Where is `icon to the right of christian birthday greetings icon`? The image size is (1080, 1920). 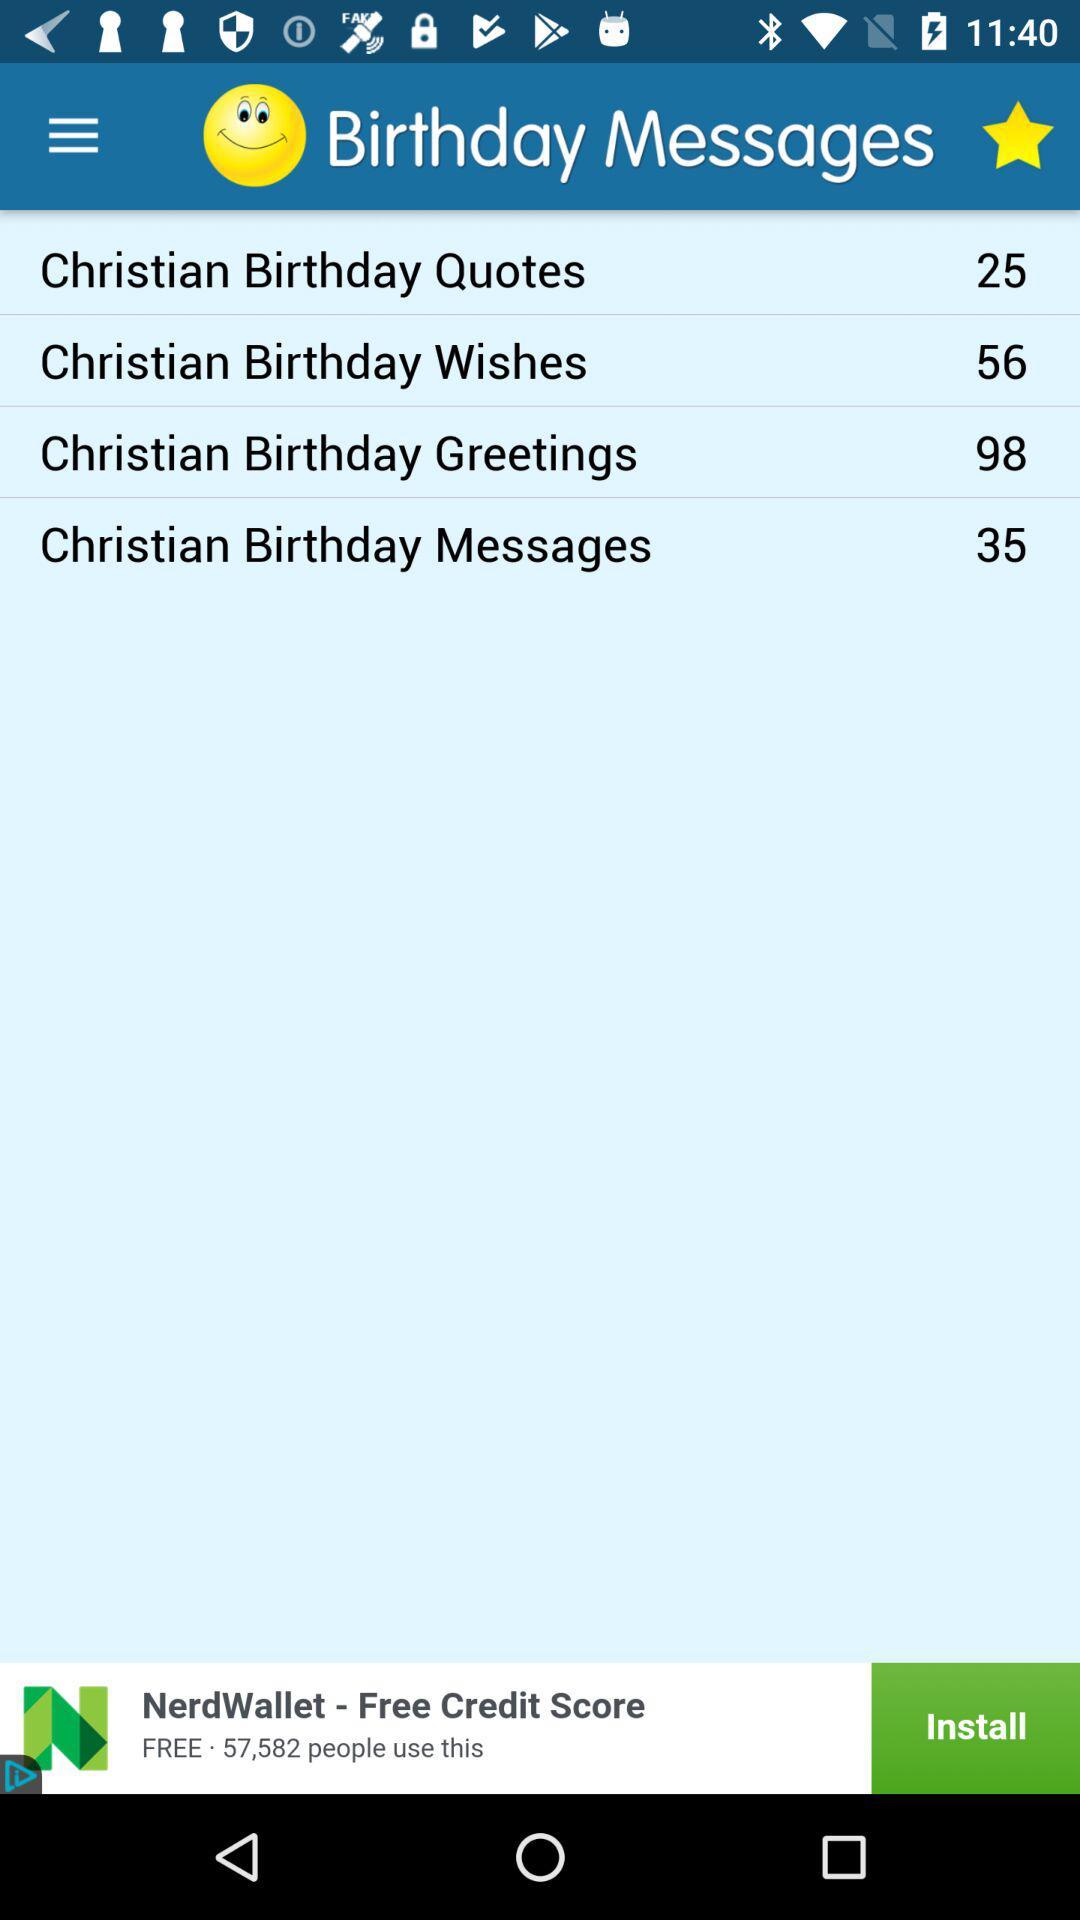
icon to the right of christian birthday greetings icon is located at coordinates (1027, 360).